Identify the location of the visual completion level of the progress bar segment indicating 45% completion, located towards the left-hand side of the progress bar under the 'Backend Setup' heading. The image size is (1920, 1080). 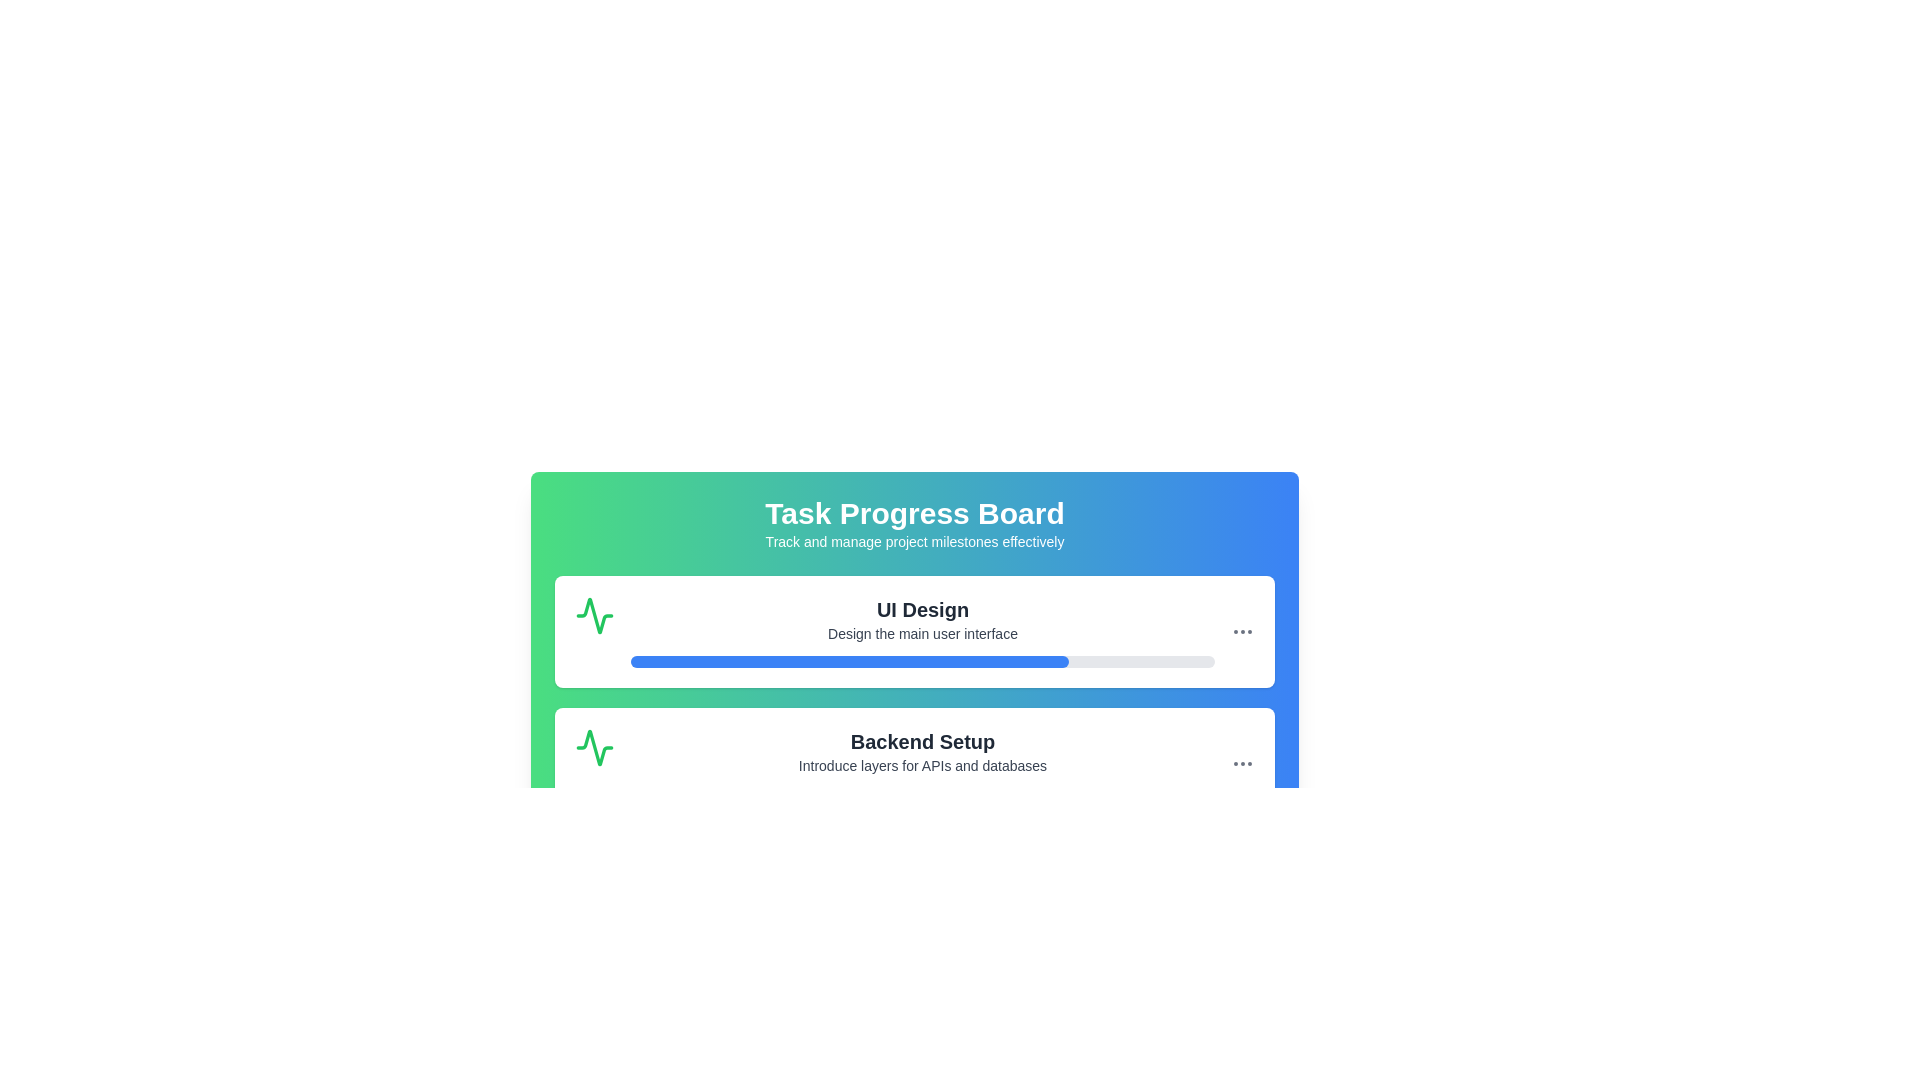
(761, 793).